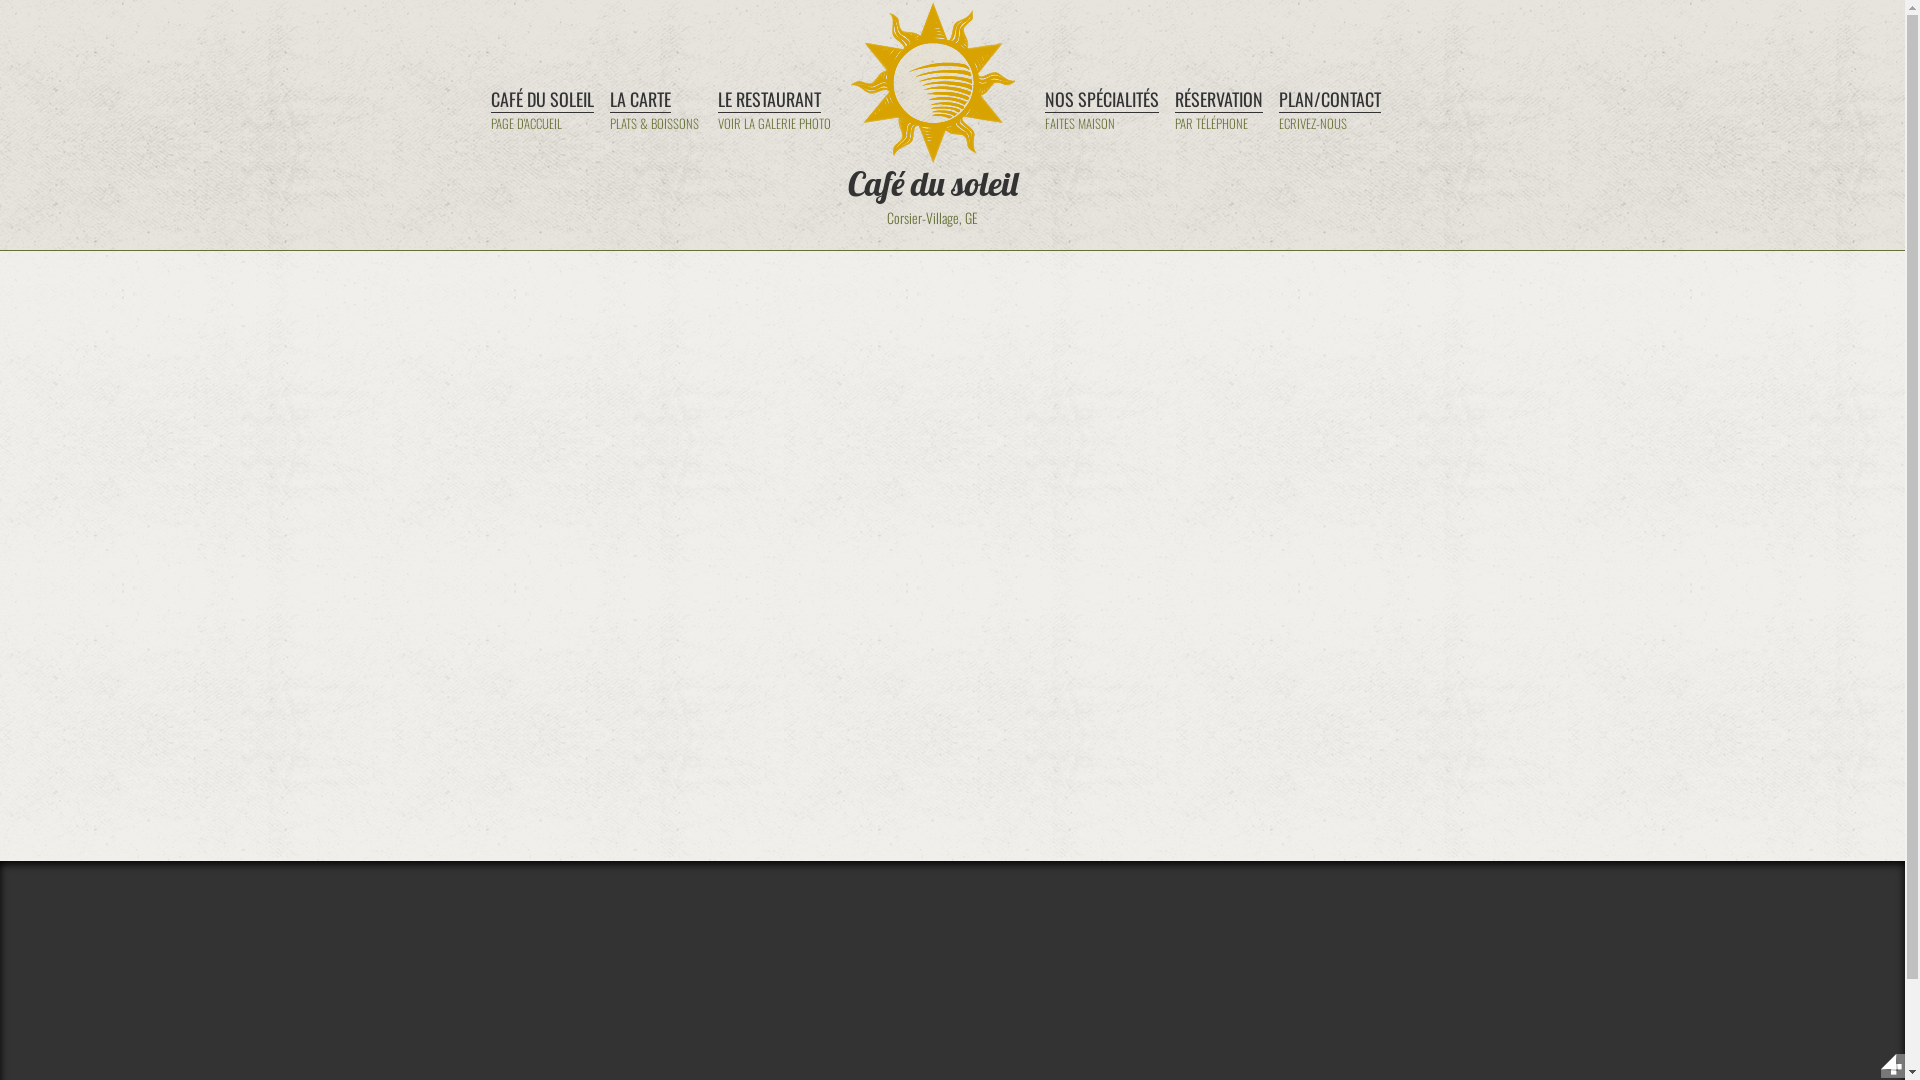 This screenshot has height=1080, width=1920. Describe the element at coordinates (775, 114) in the screenshot. I see `'LE RESTAURANT` at that location.